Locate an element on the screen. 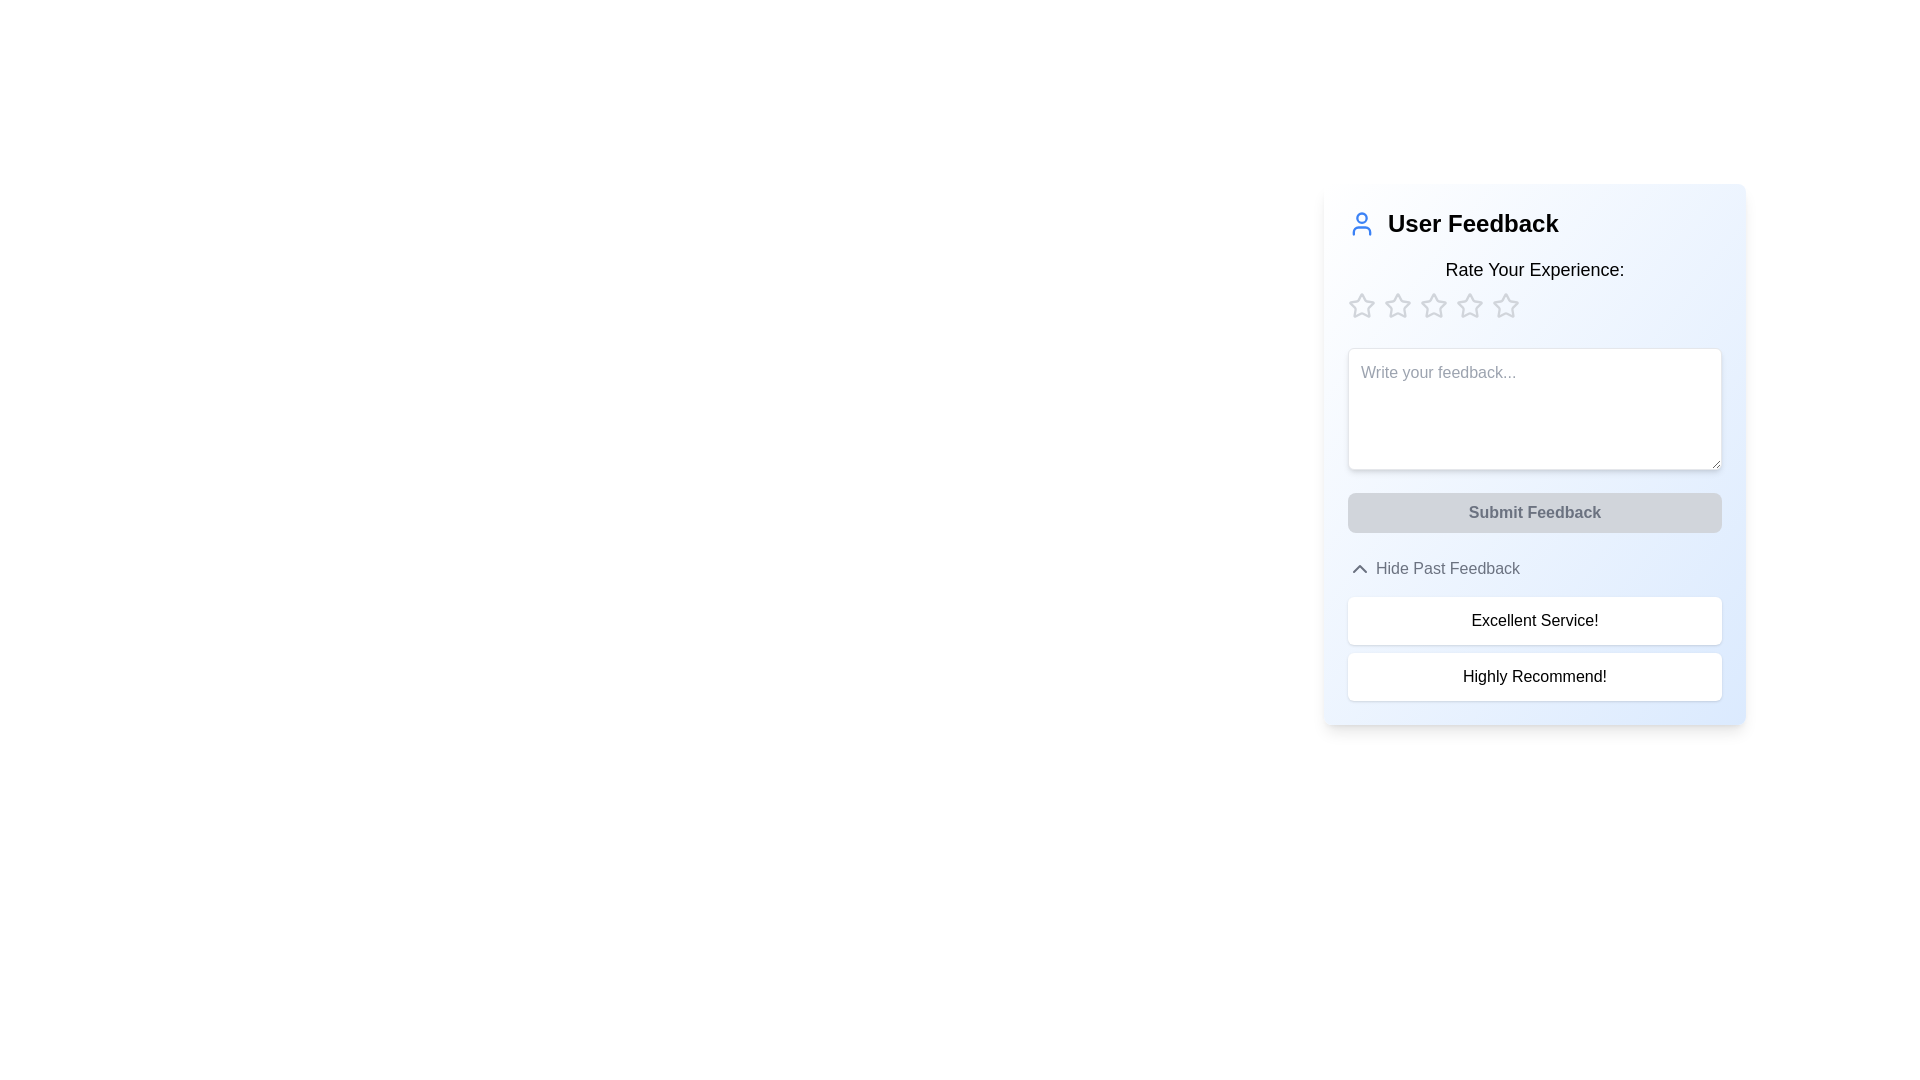  the third star in the series of five outlined gray rating stars is located at coordinates (1469, 305).